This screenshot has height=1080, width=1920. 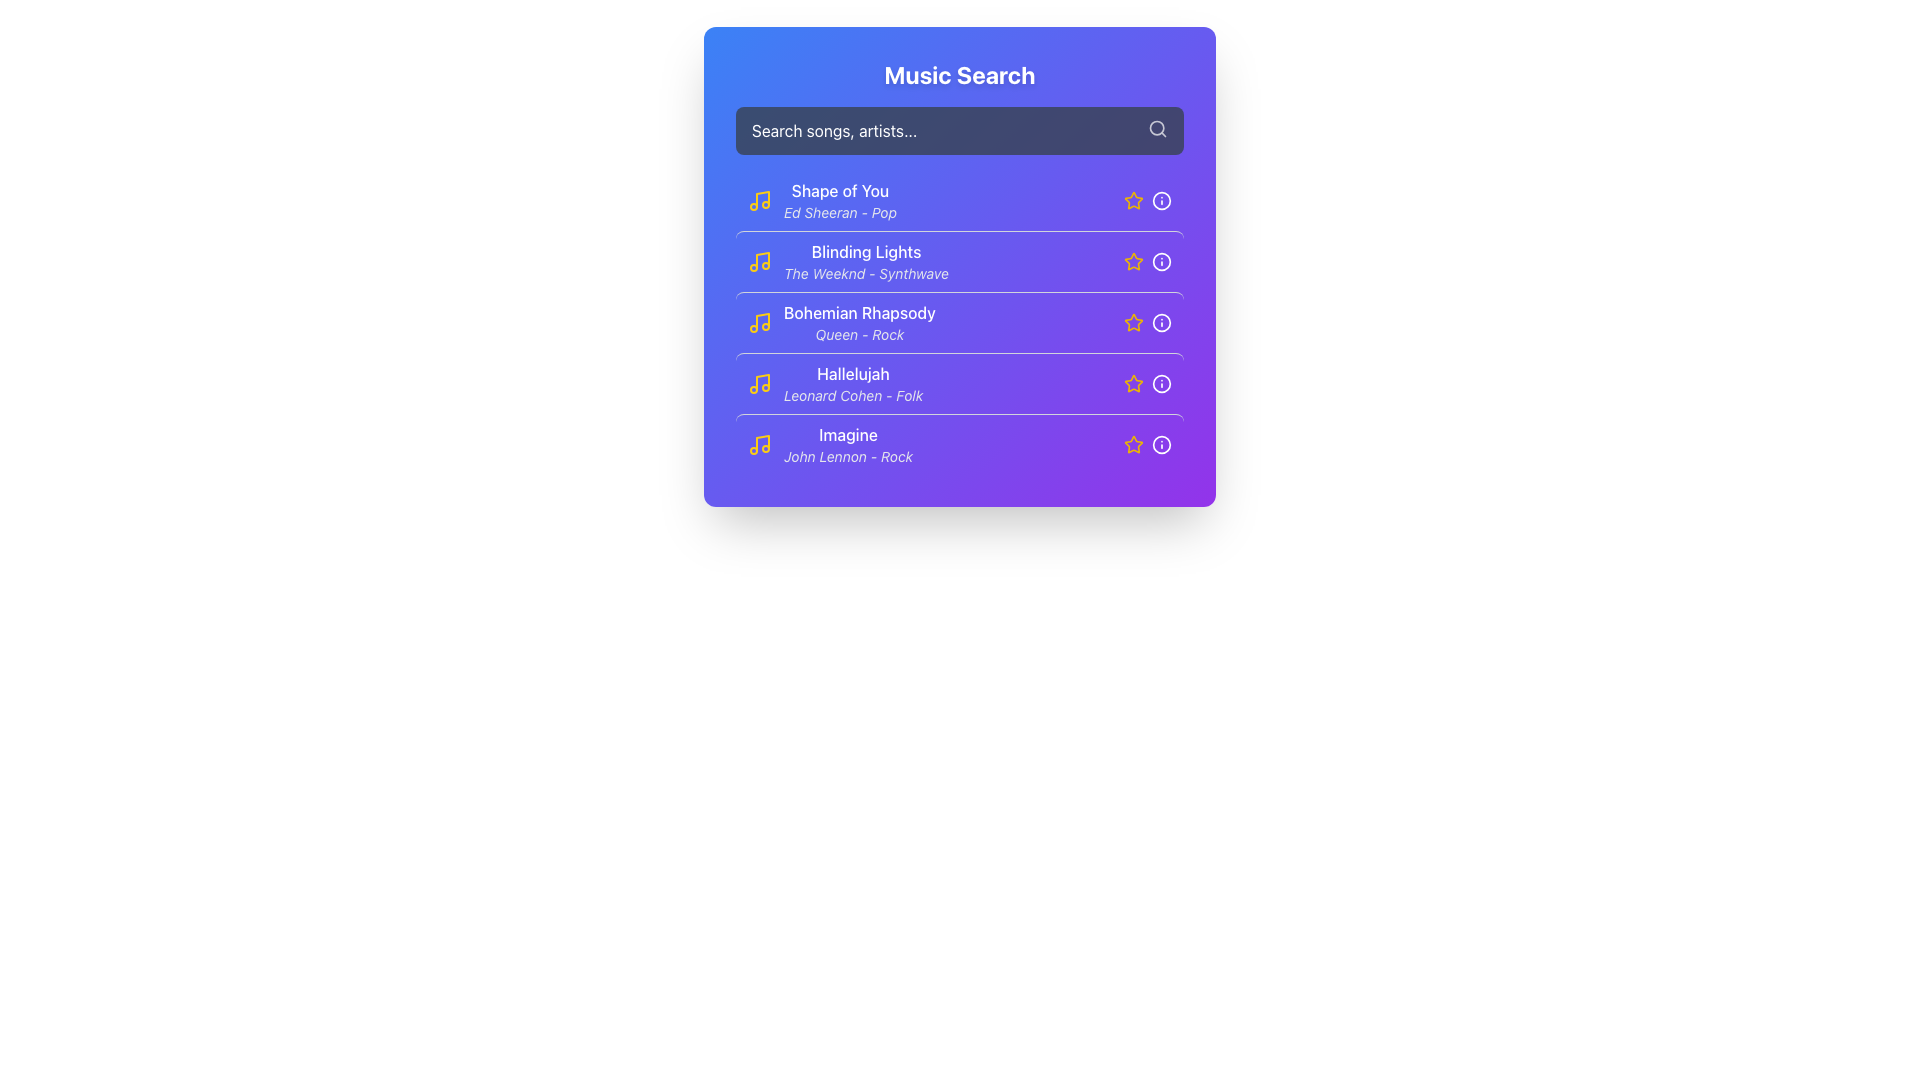 I want to click on the title of the song in the music search interface, so click(x=840, y=191).